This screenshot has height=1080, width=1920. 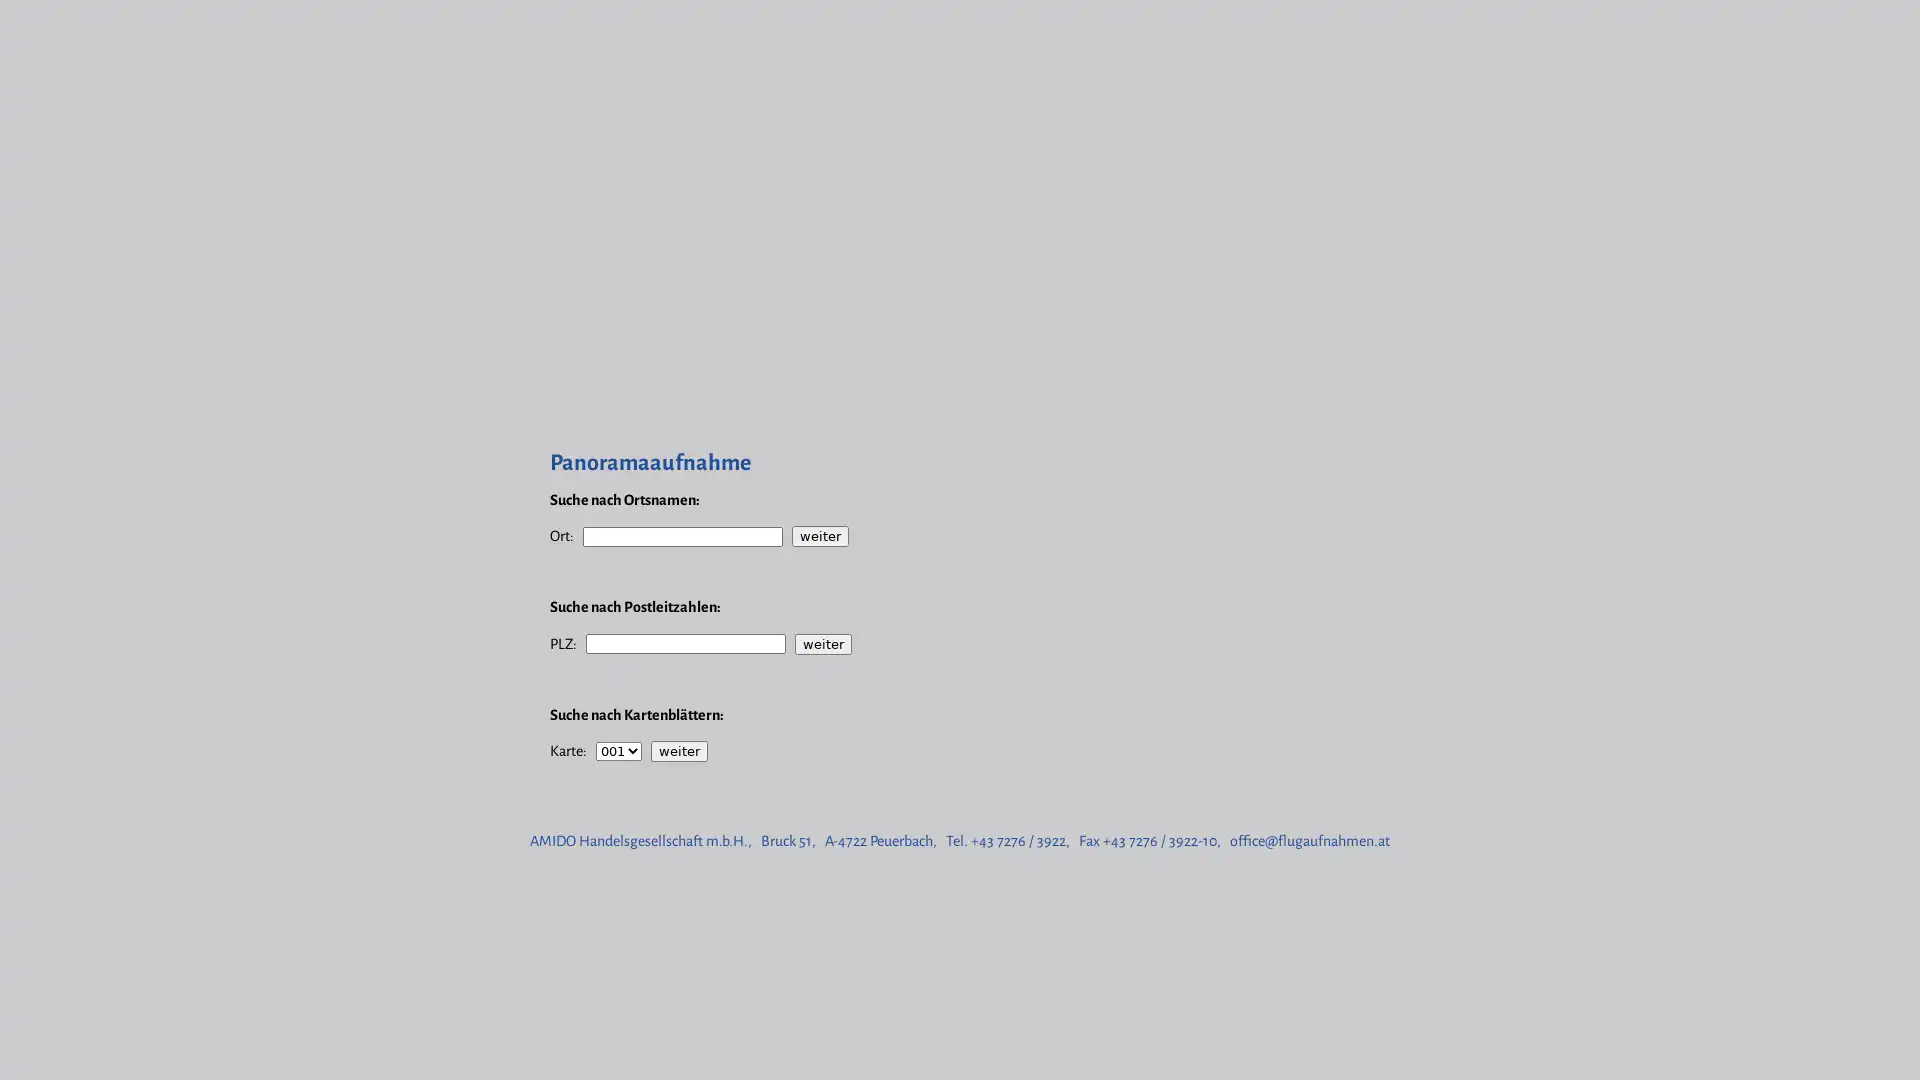 What do you see at coordinates (679, 750) in the screenshot?
I see `weiter` at bounding box center [679, 750].